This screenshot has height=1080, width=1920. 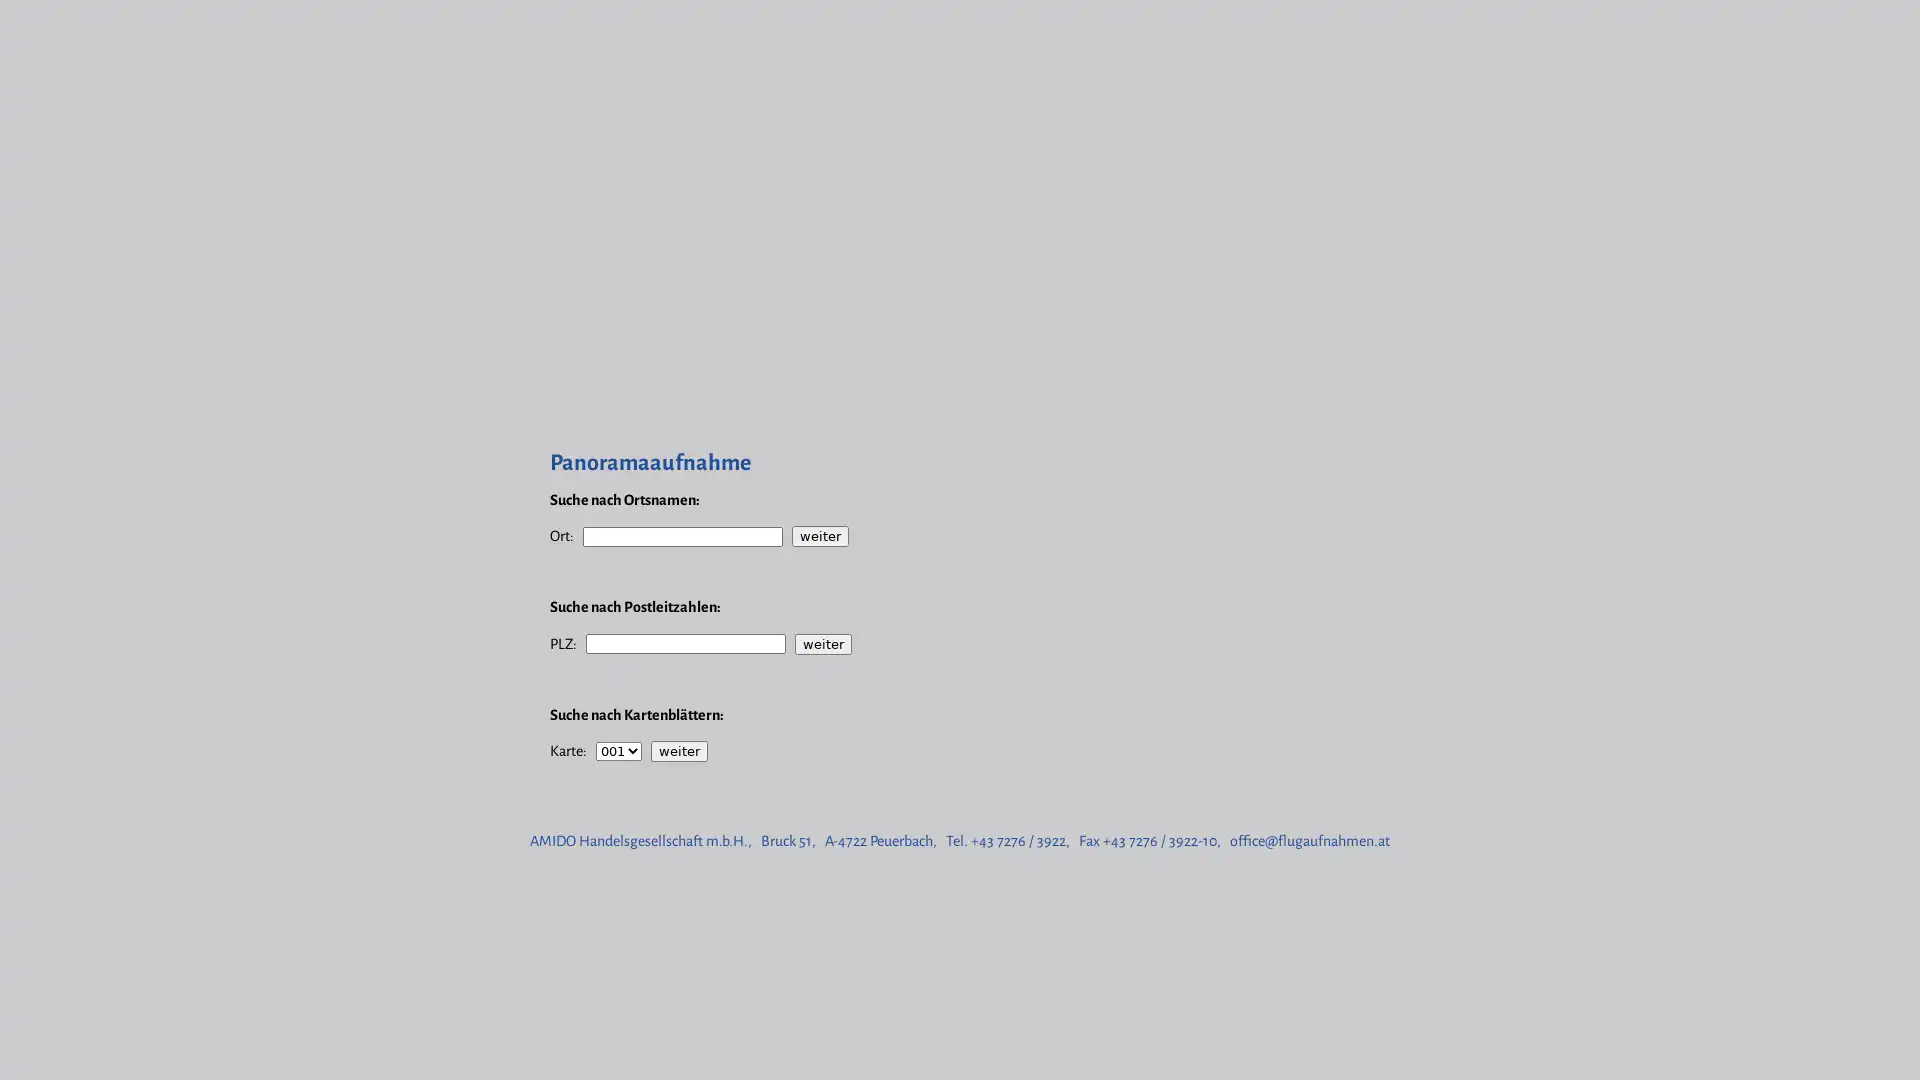 What do you see at coordinates (679, 750) in the screenshot?
I see `weiter` at bounding box center [679, 750].